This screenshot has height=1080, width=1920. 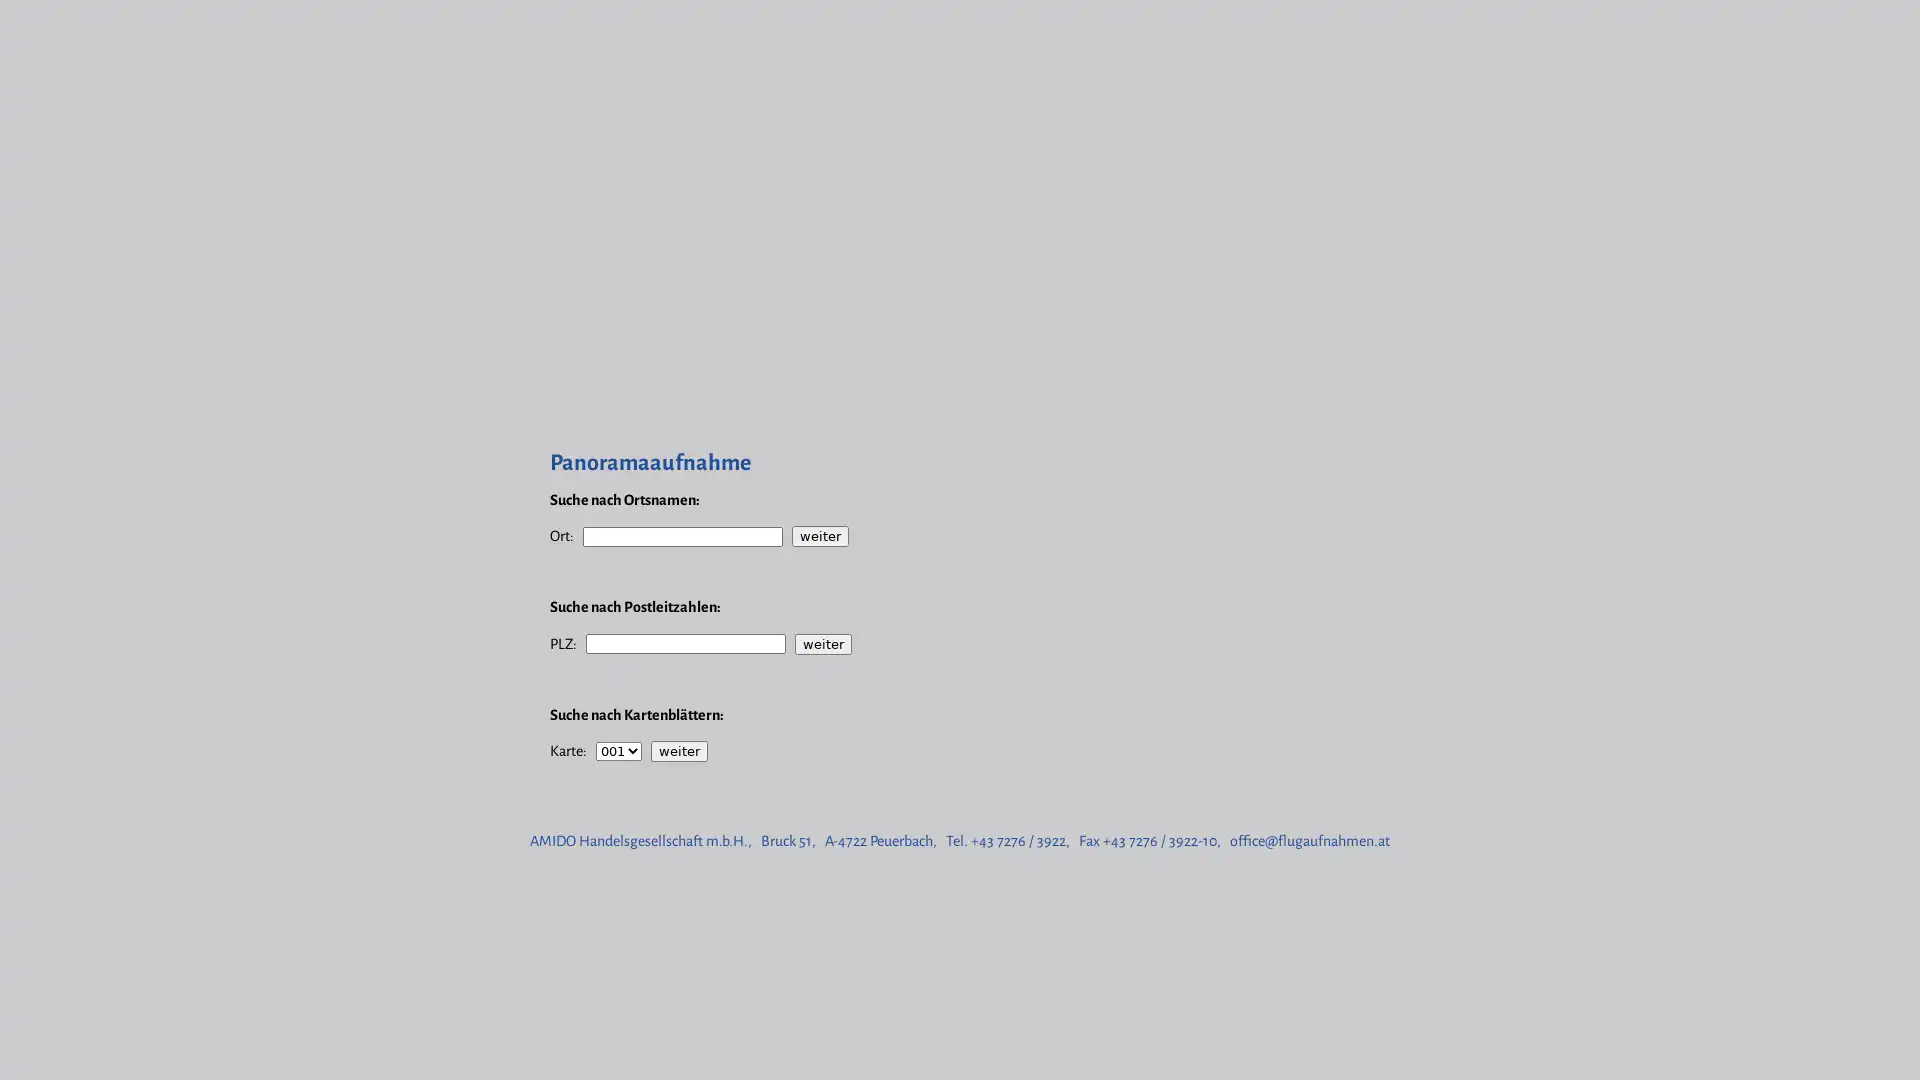 What do you see at coordinates (679, 750) in the screenshot?
I see `weiter` at bounding box center [679, 750].